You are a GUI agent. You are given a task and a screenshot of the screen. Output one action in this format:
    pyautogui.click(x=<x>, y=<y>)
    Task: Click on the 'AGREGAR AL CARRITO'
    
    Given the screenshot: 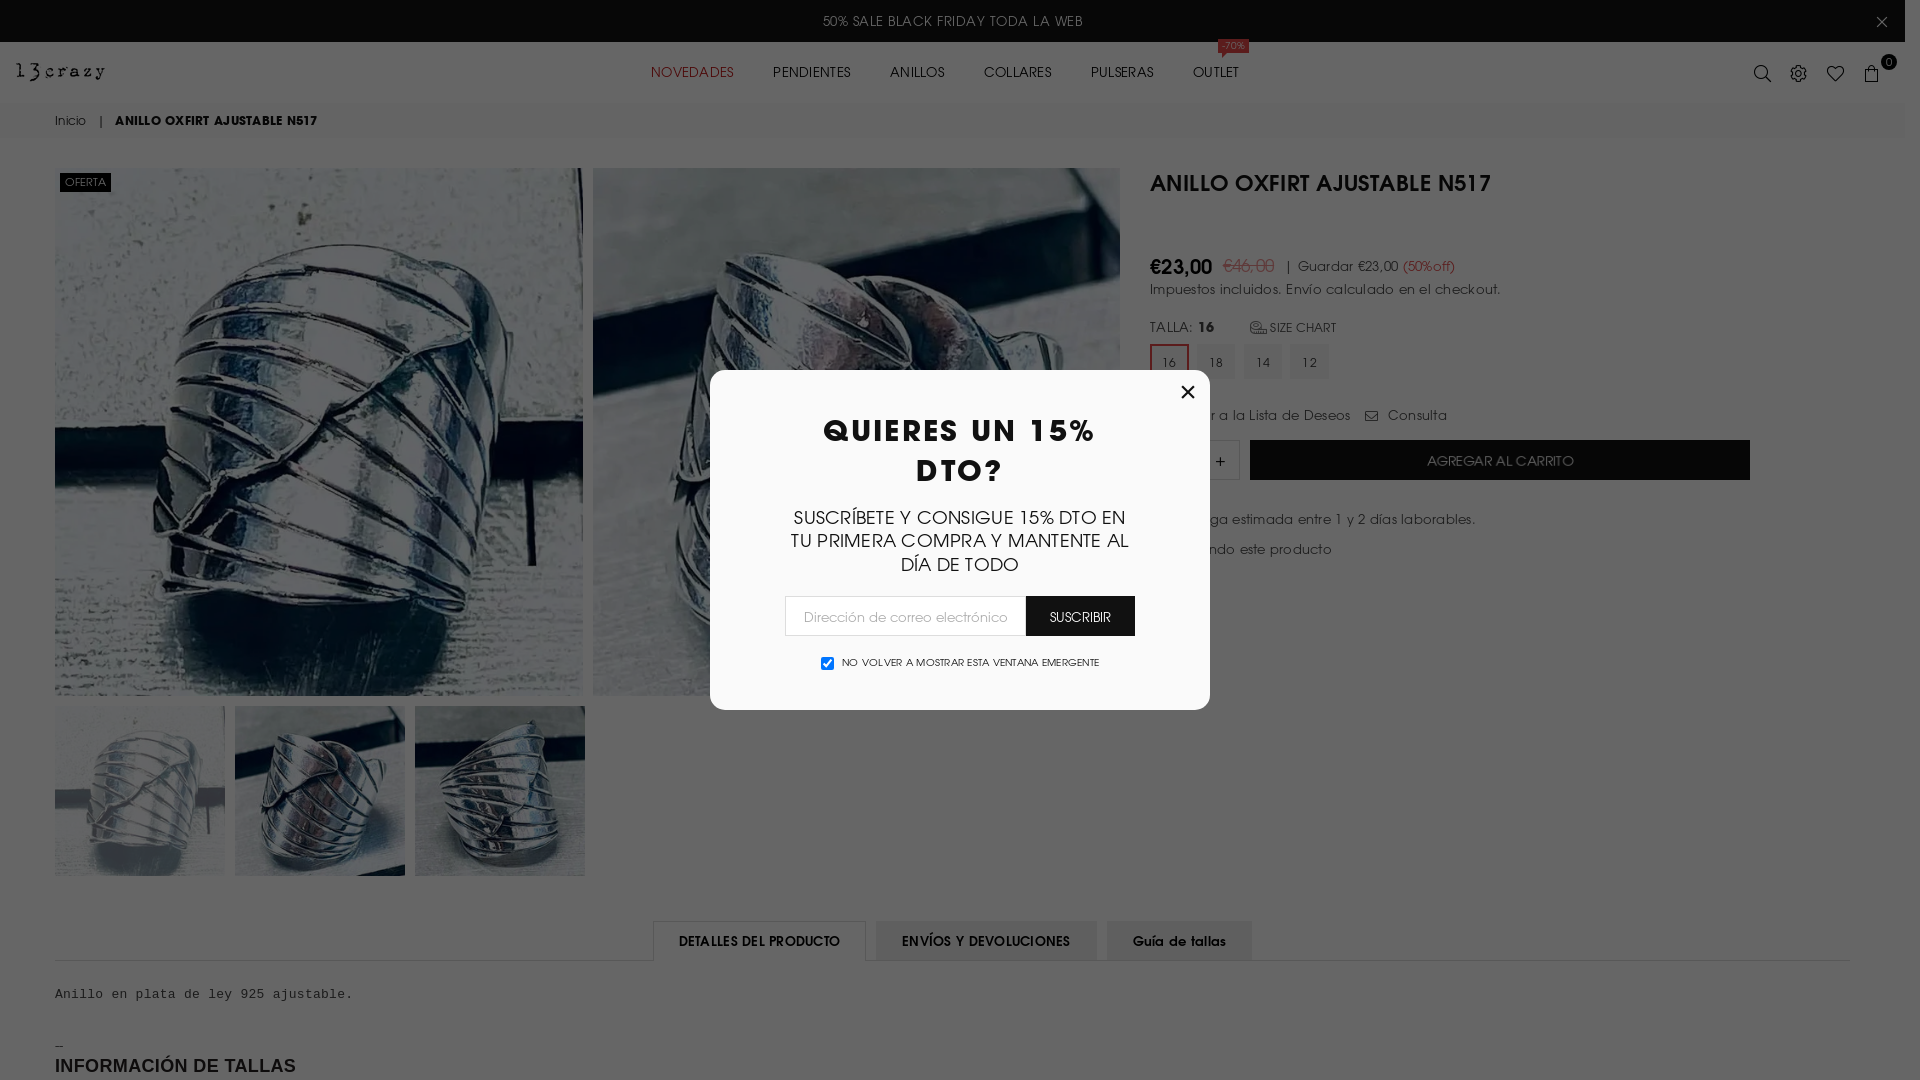 What is the action you would take?
    pyautogui.click(x=1499, y=459)
    